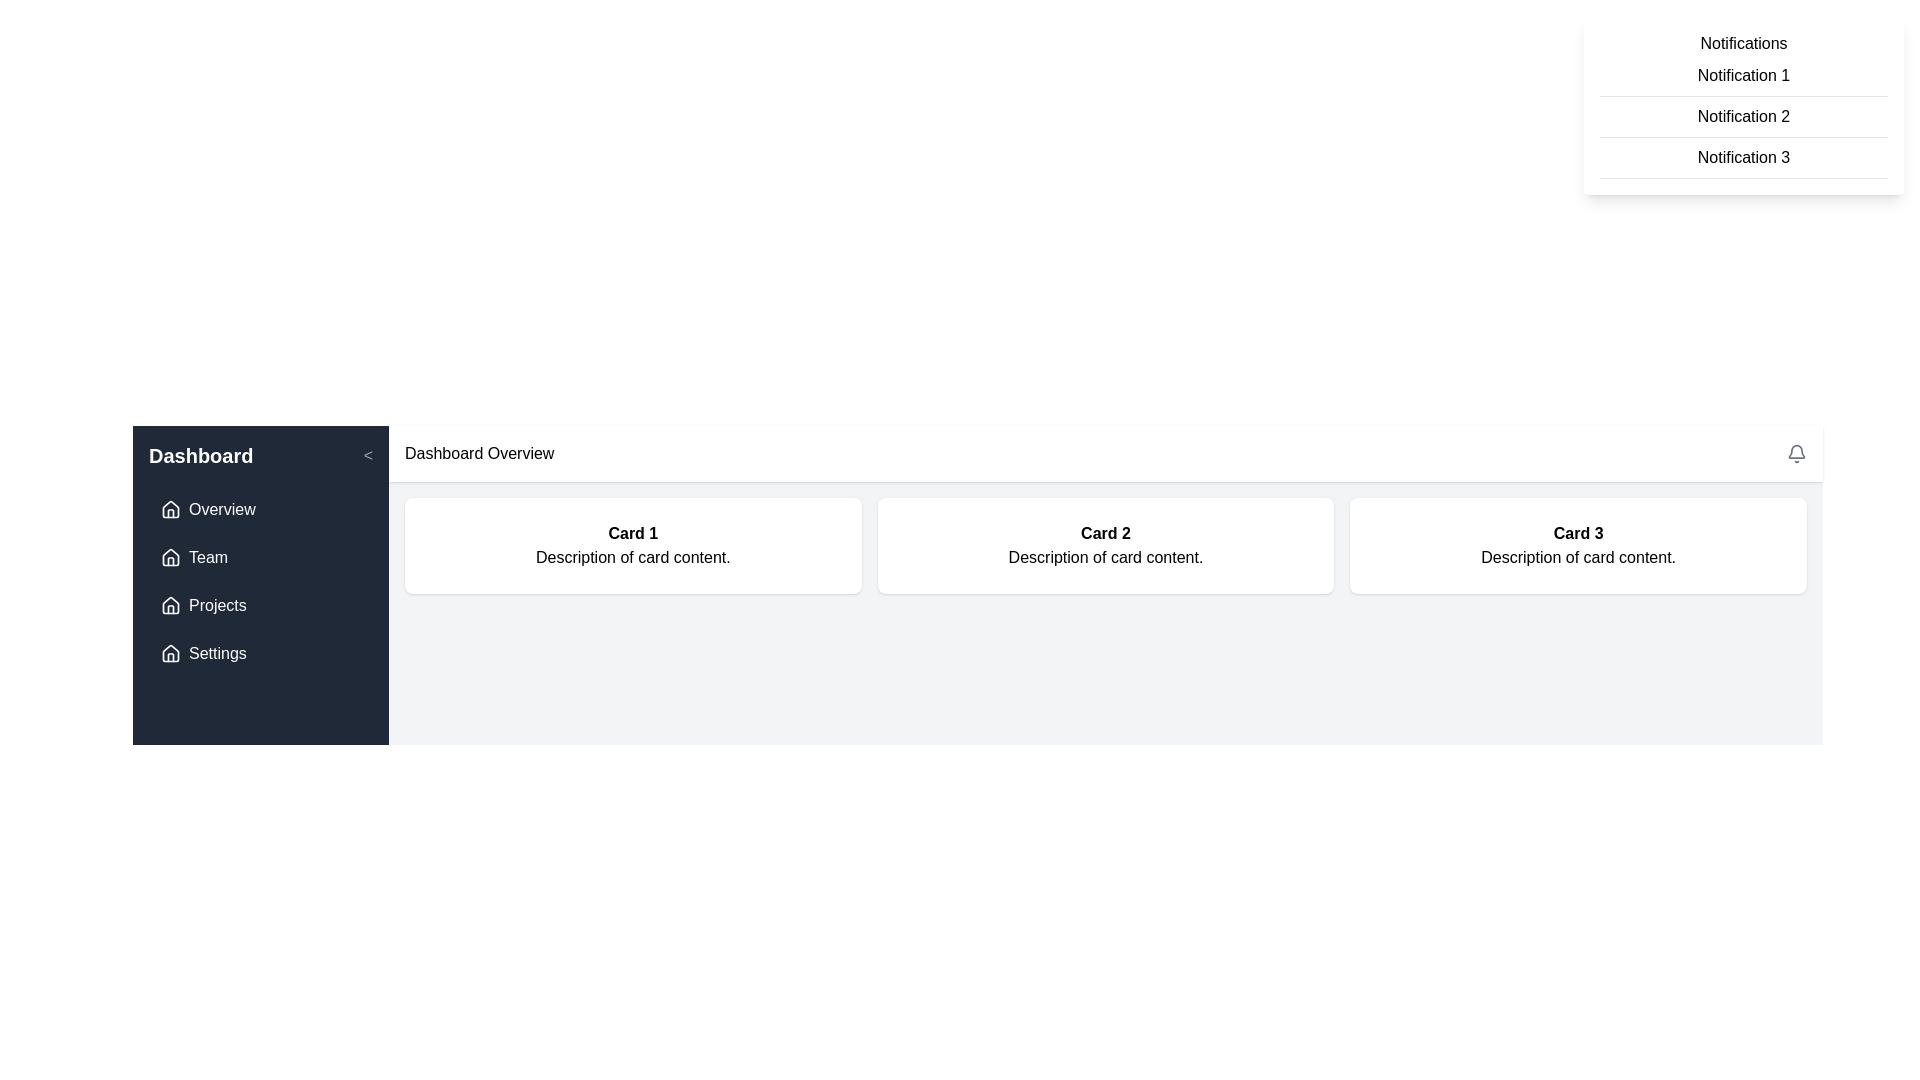 The width and height of the screenshot is (1920, 1080). Describe the element at coordinates (1796, 454) in the screenshot. I see `the notification icon located at the far-right side of the 'Dashboard Overview' bar` at that location.